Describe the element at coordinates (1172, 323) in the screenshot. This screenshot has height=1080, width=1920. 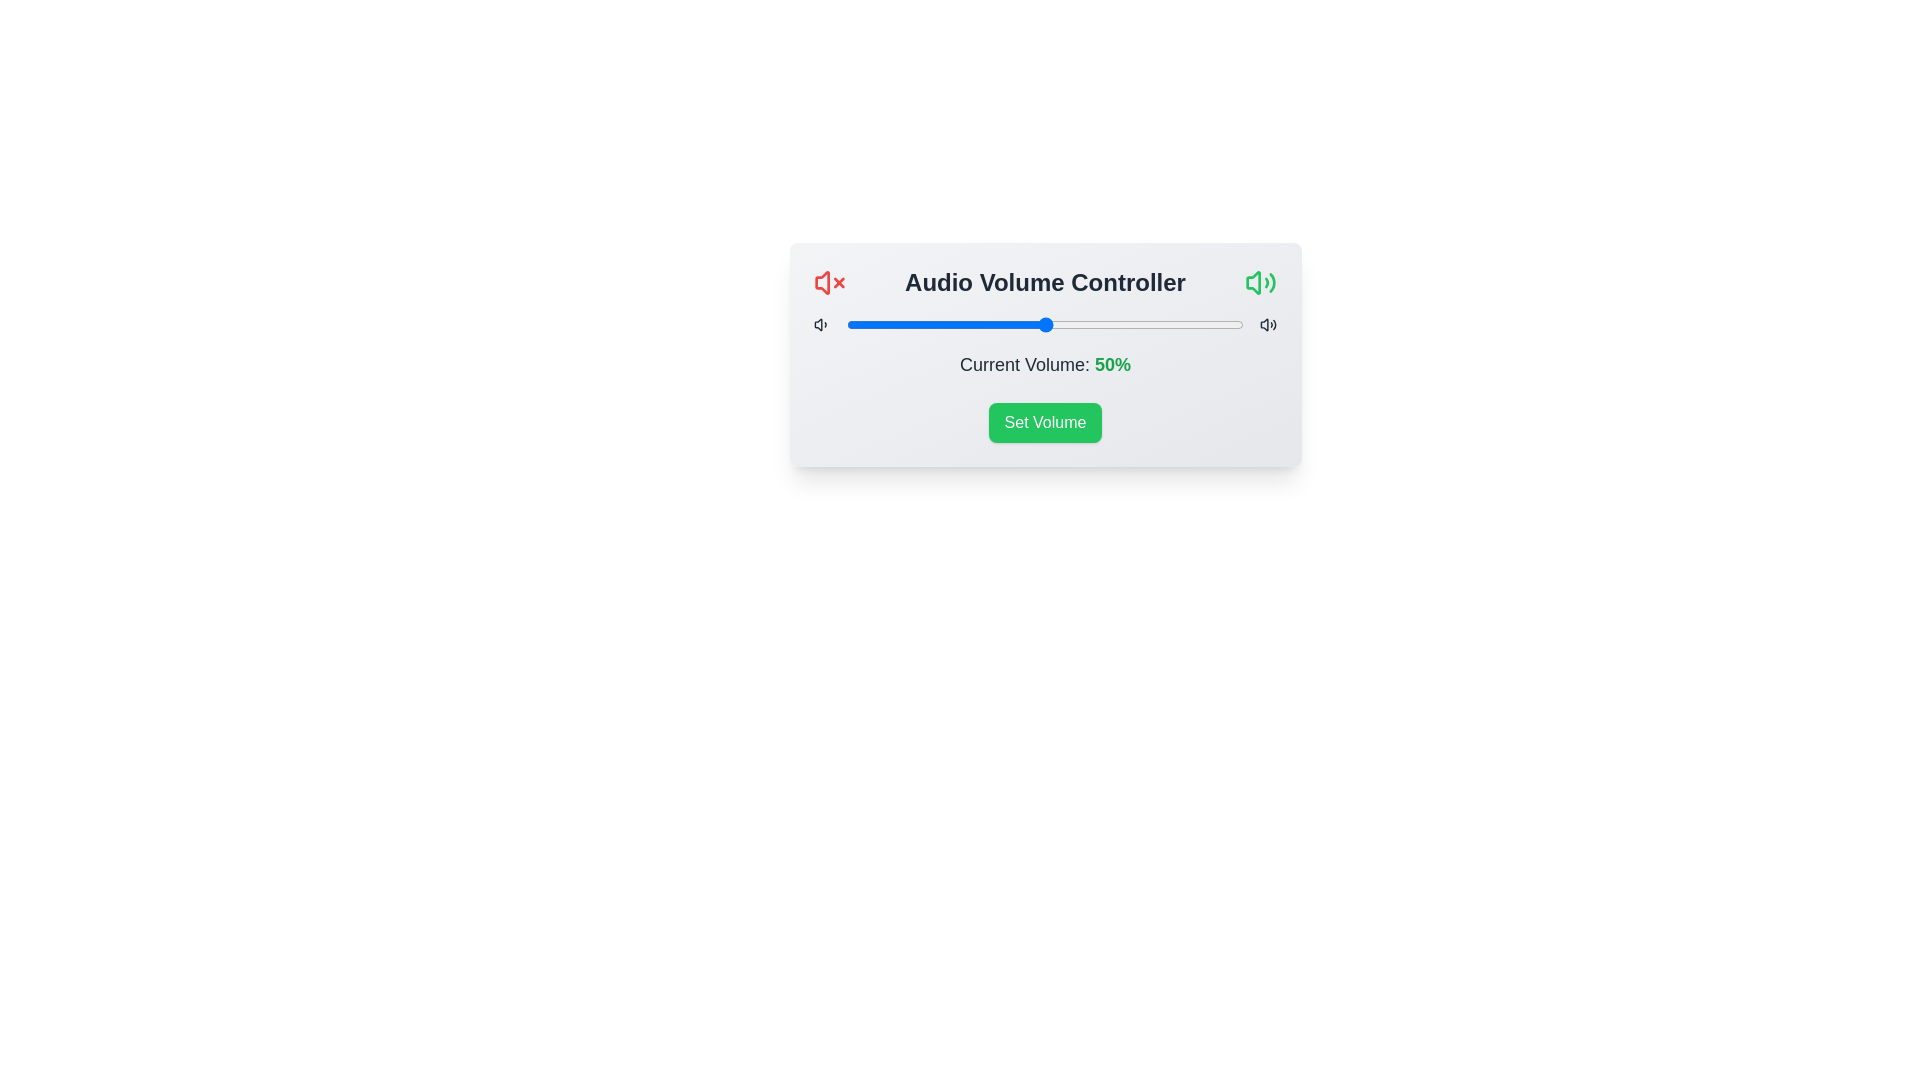
I see `the volume slider to 82%` at that location.